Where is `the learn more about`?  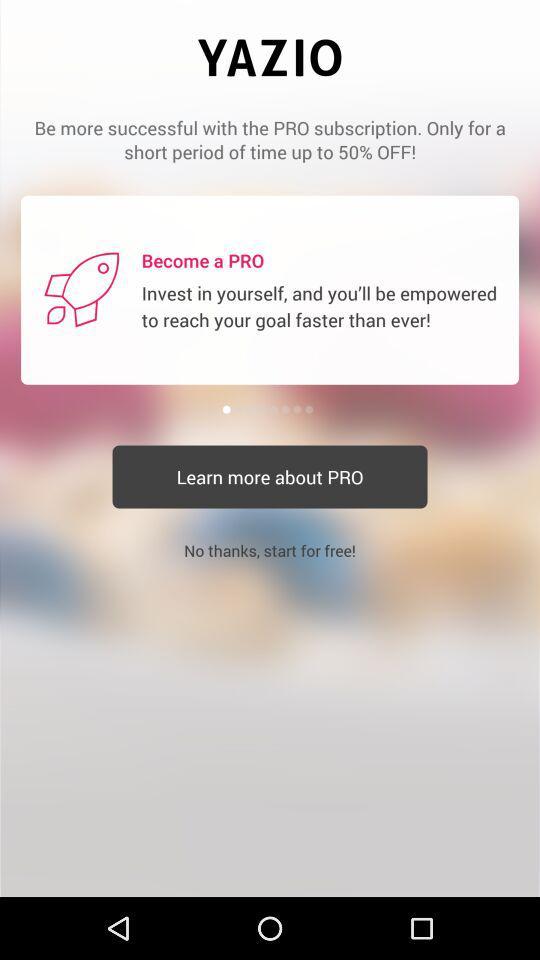
the learn more about is located at coordinates (270, 477).